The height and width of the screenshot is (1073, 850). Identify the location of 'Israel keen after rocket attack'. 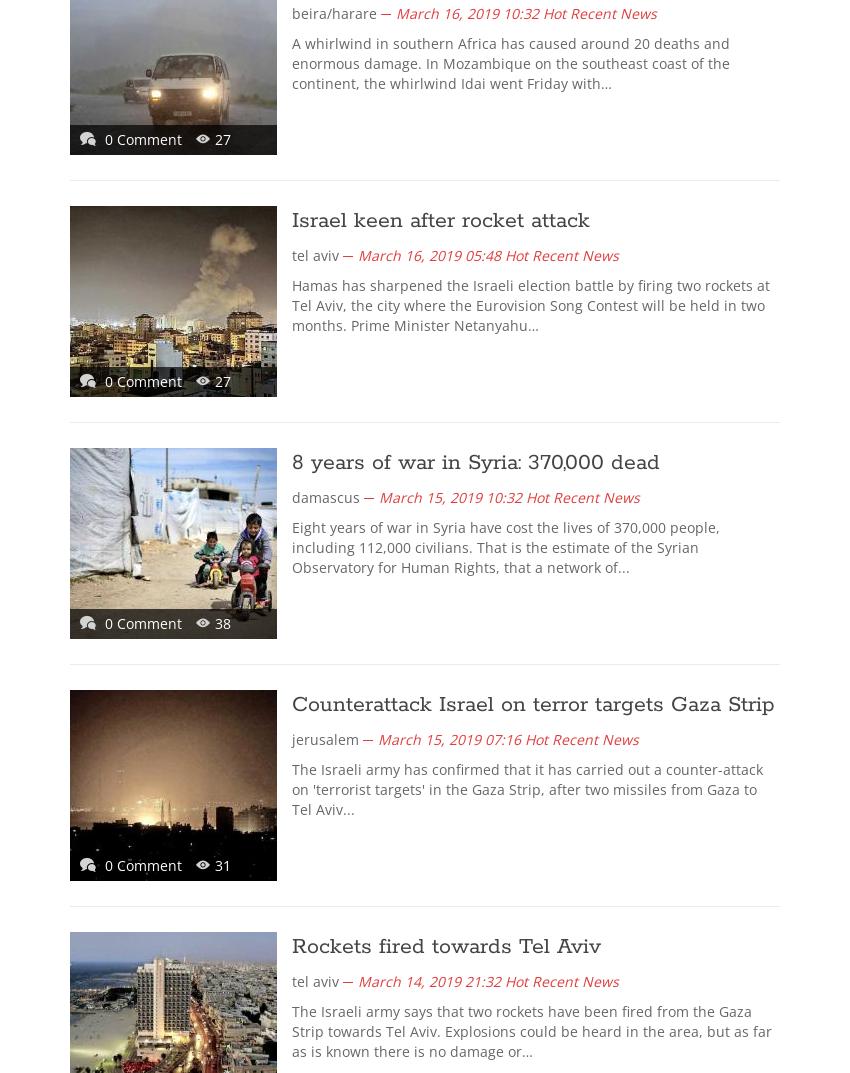
(439, 221).